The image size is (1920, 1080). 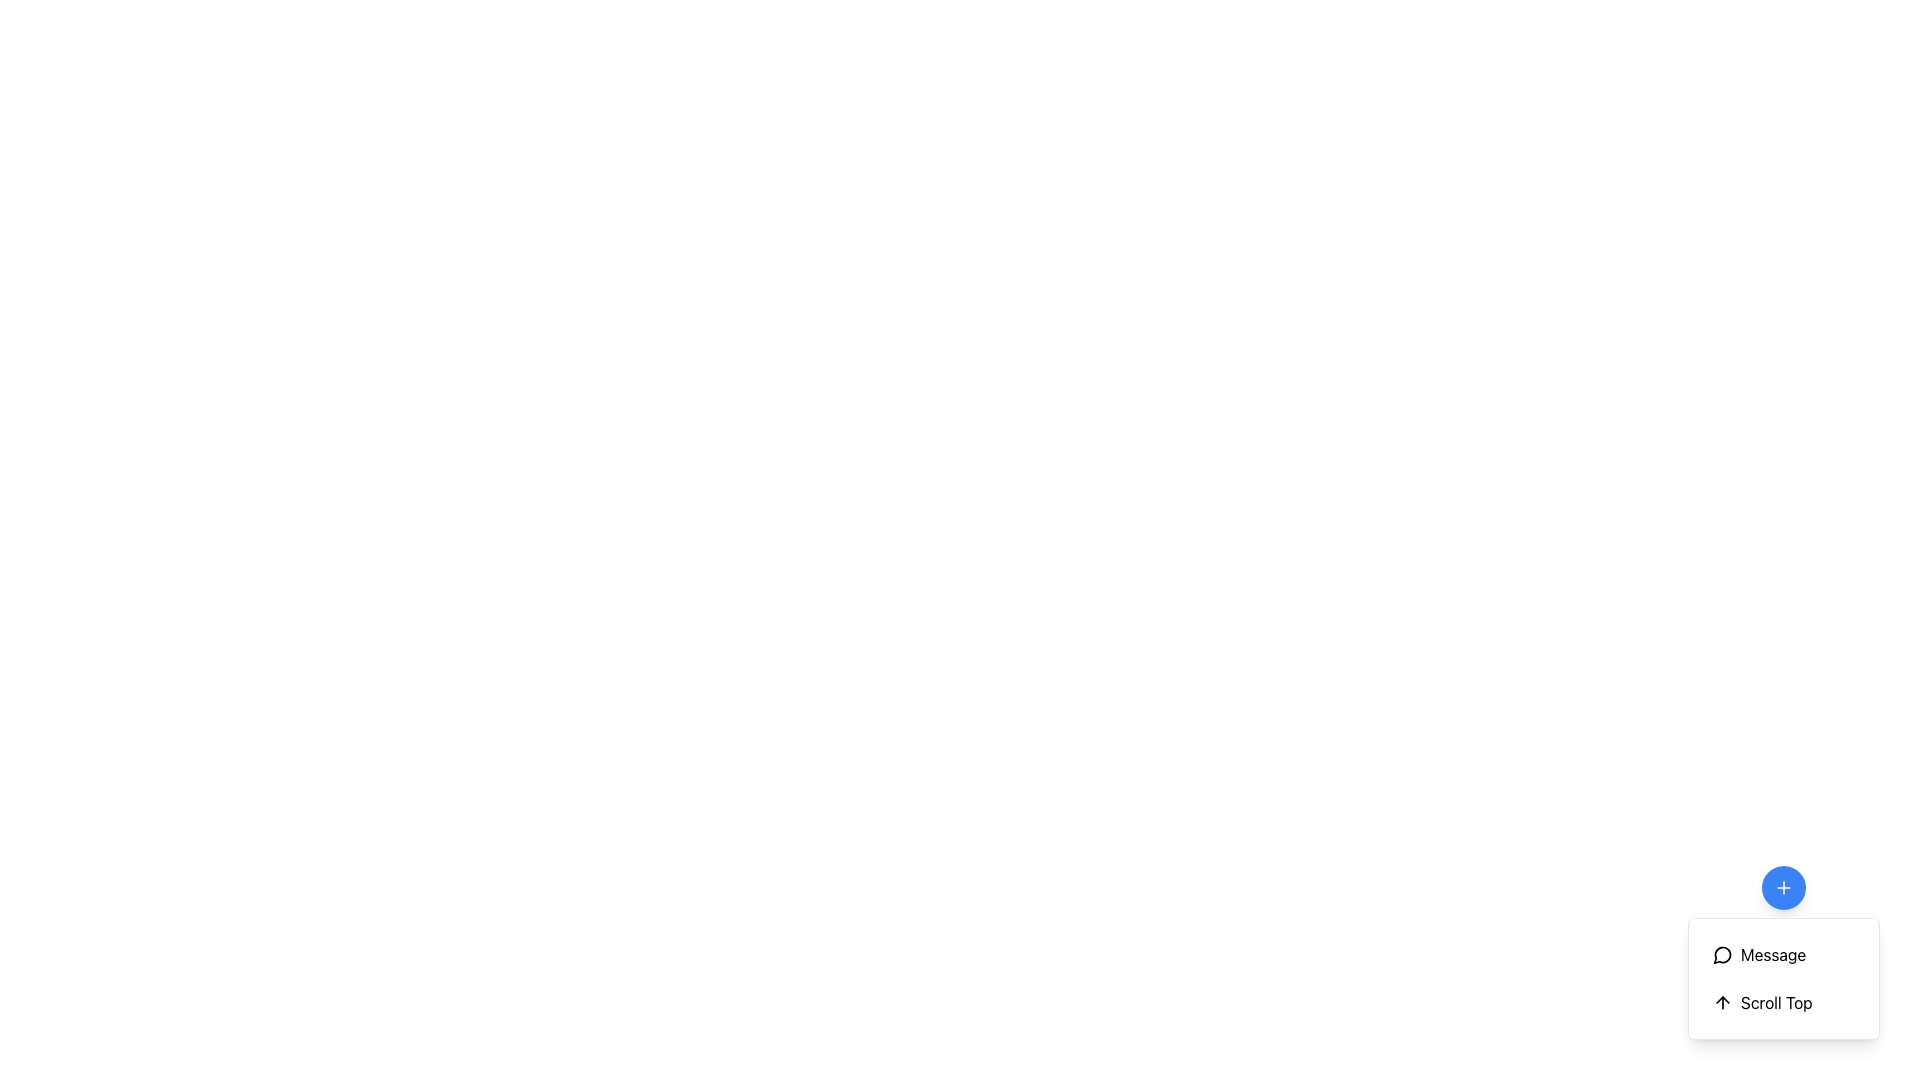 I want to click on the upward pointing arrow icon, which is a graphic-based UI element indicating the 'Scroll Top' functionality, so click(x=1722, y=1002).